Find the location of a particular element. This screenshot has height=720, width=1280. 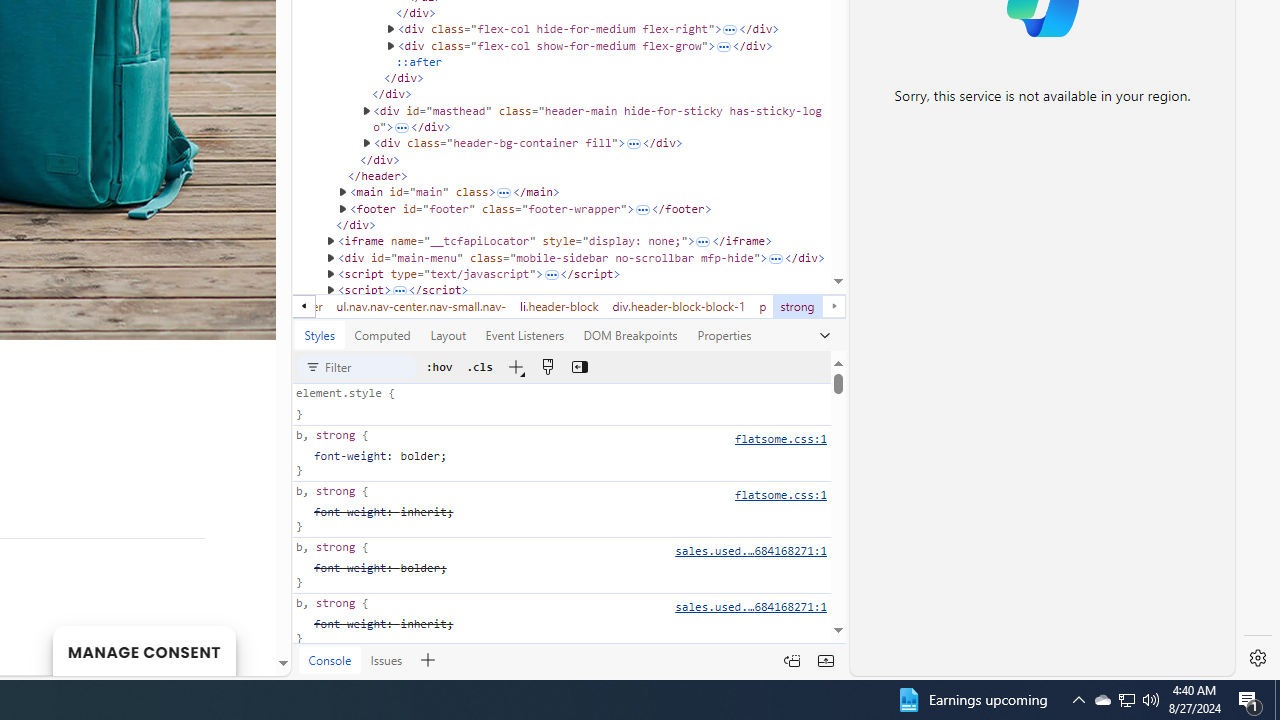

'p' is located at coordinates (762, 306).